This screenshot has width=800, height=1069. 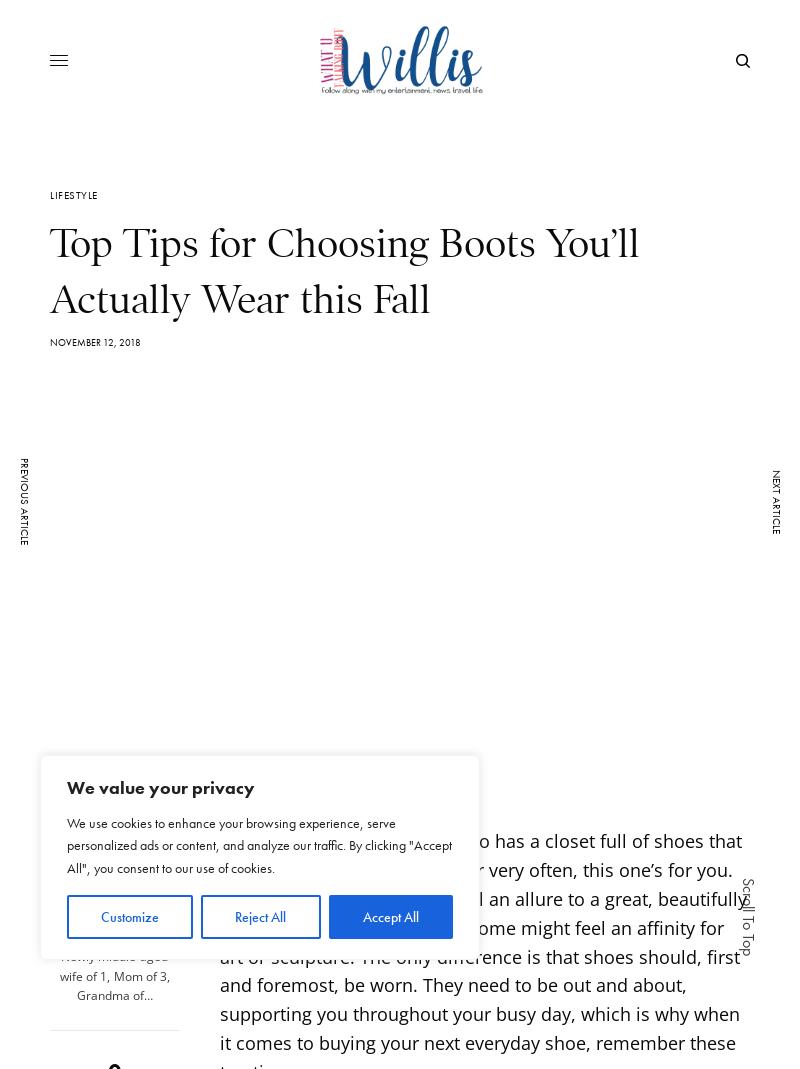 I want to click on 'Previous Article', so click(x=24, y=499).